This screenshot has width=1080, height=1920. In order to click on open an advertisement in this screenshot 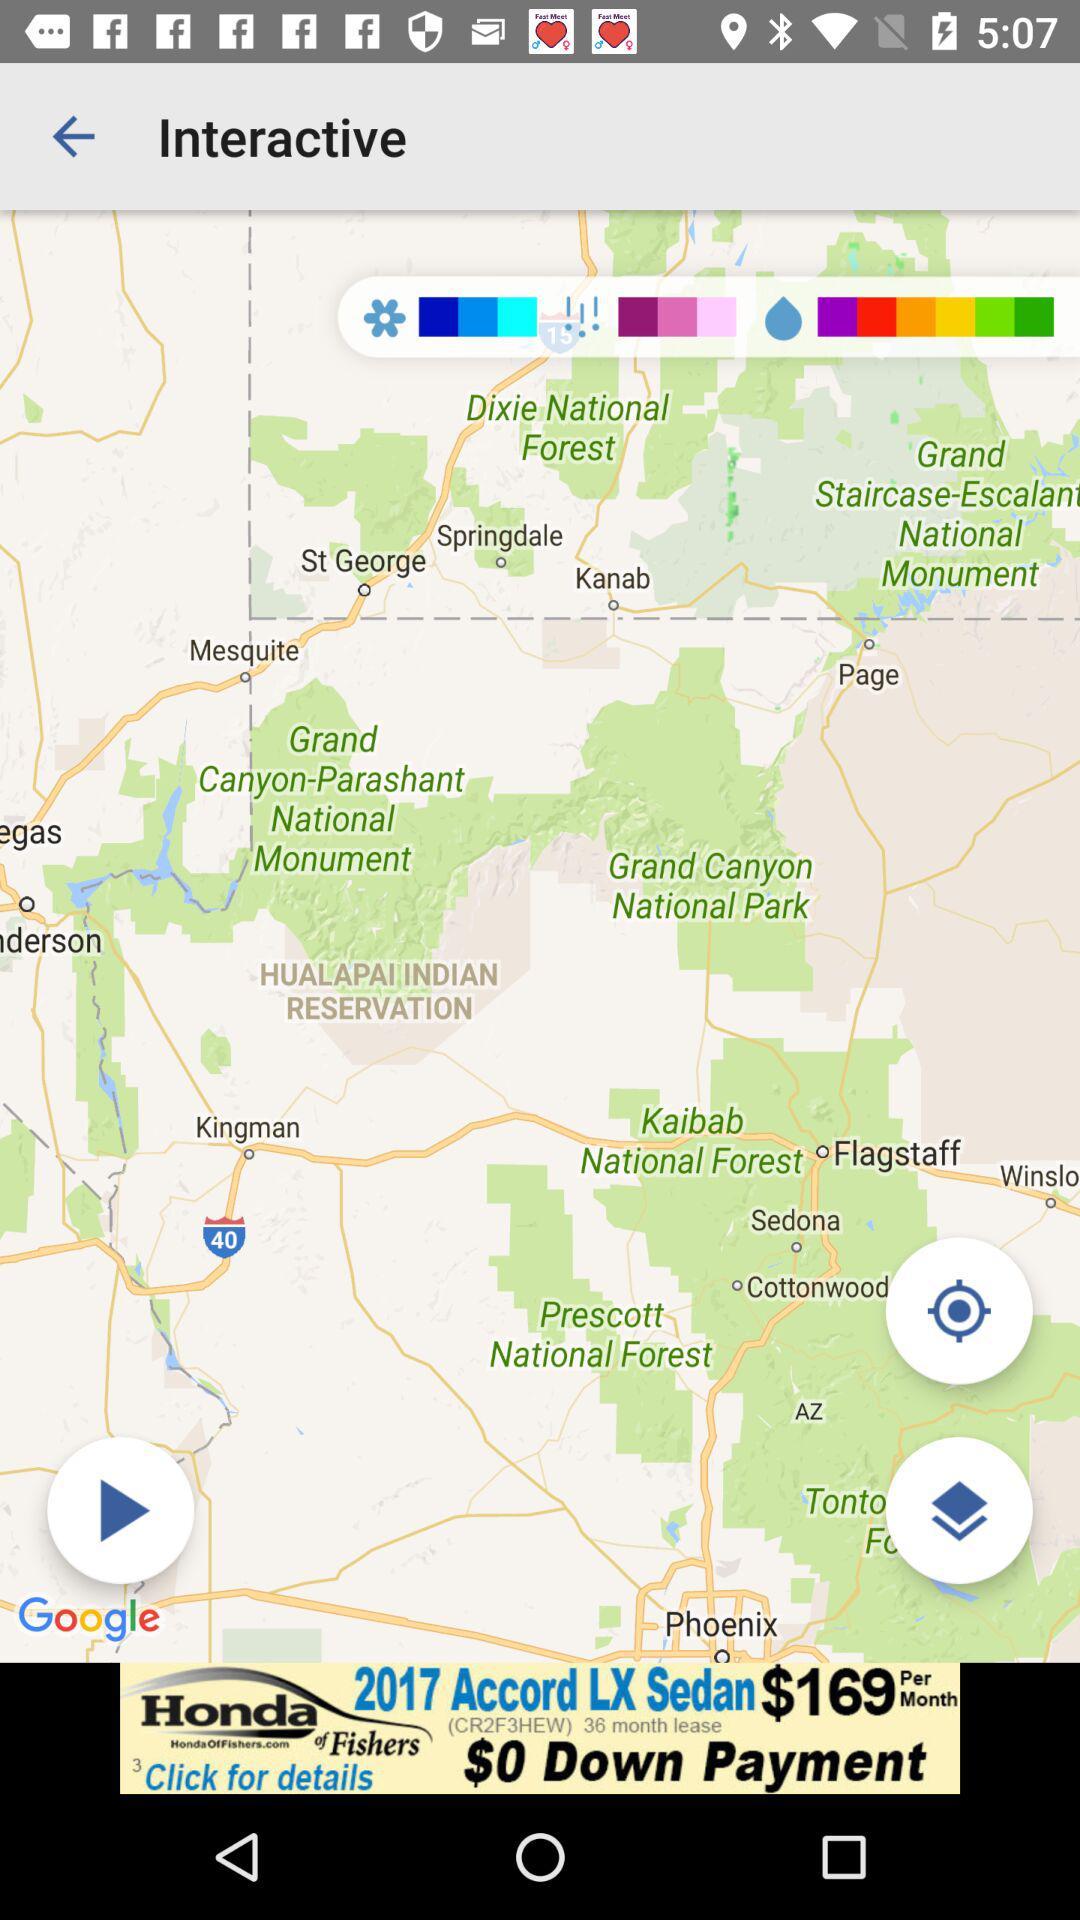, I will do `click(540, 1727)`.